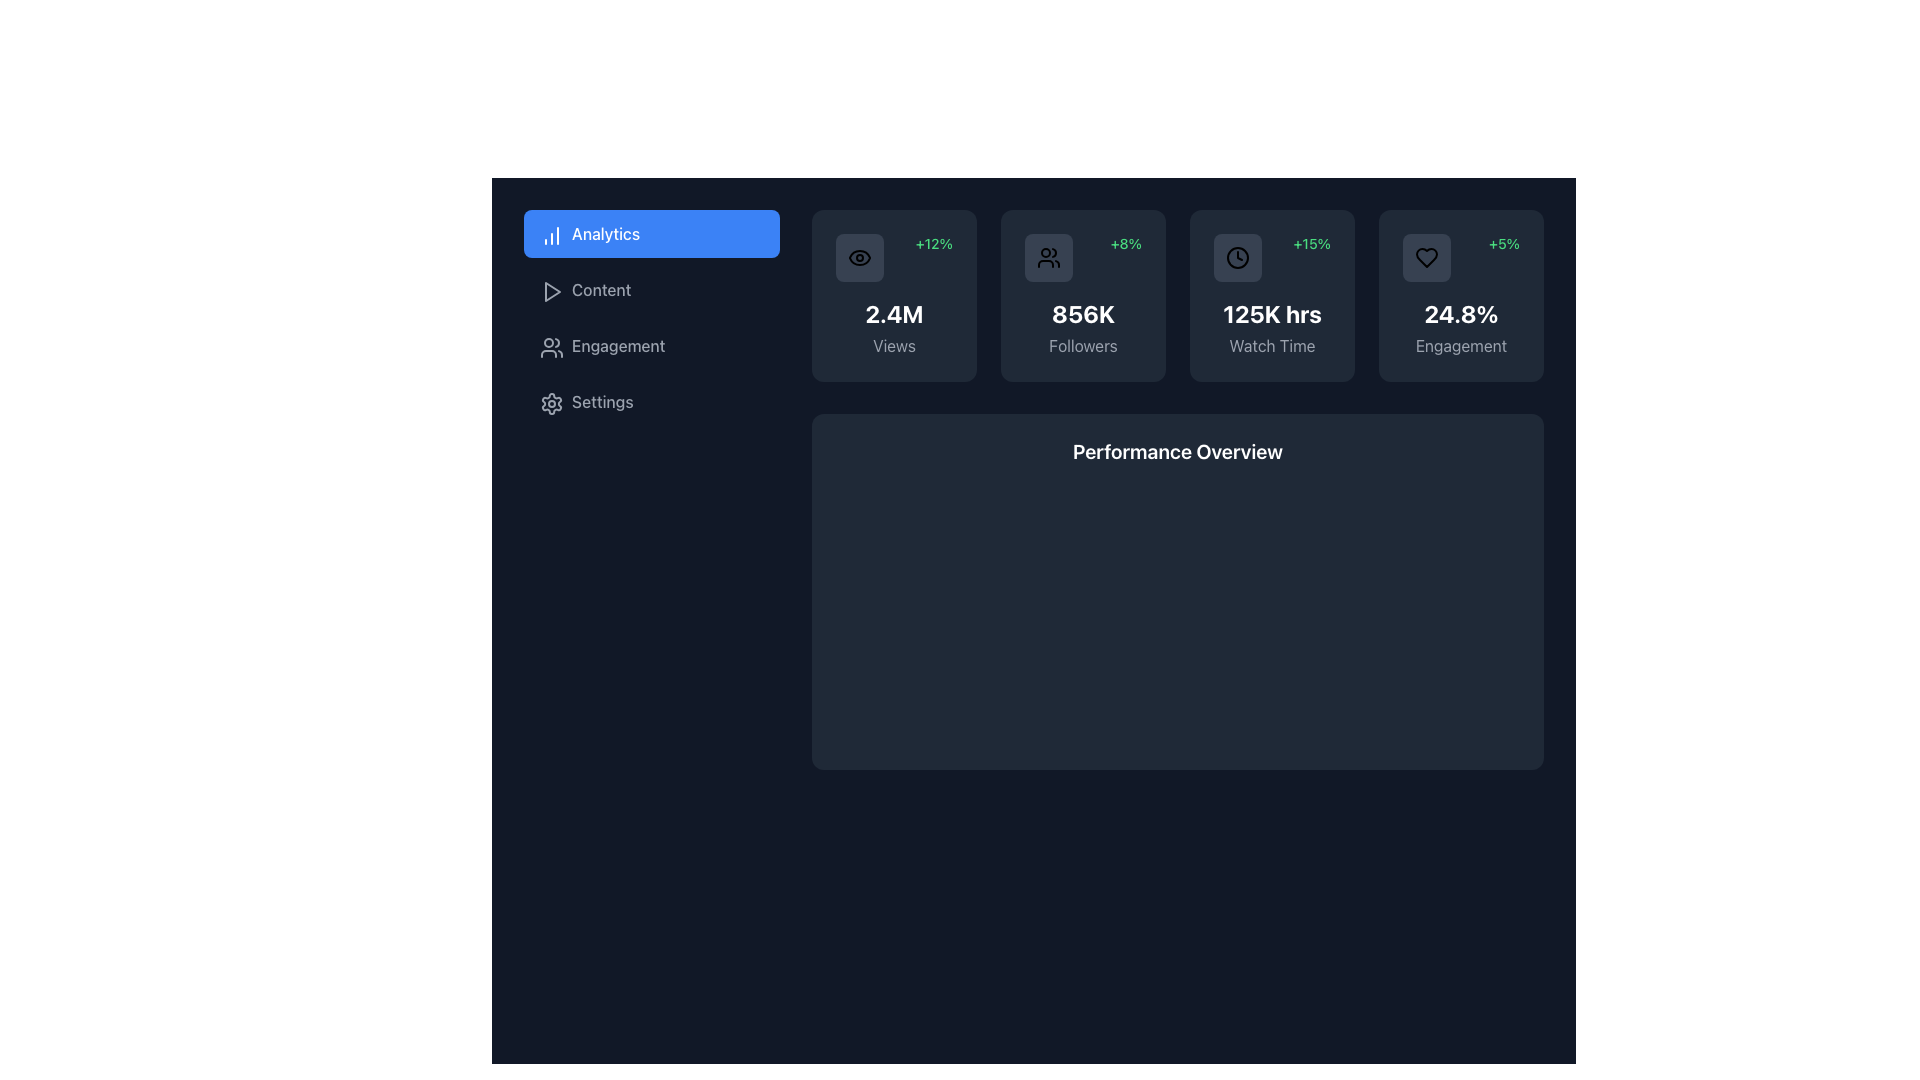 The width and height of the screenshot is (1920, 1080). What do you see at coordinates (1271, 345) in the screenshot?
I see `the text label indicating total watch time, which is located below the bold '125K hrs' text in the watch time statistics section` at bounding box center [1271, 345].